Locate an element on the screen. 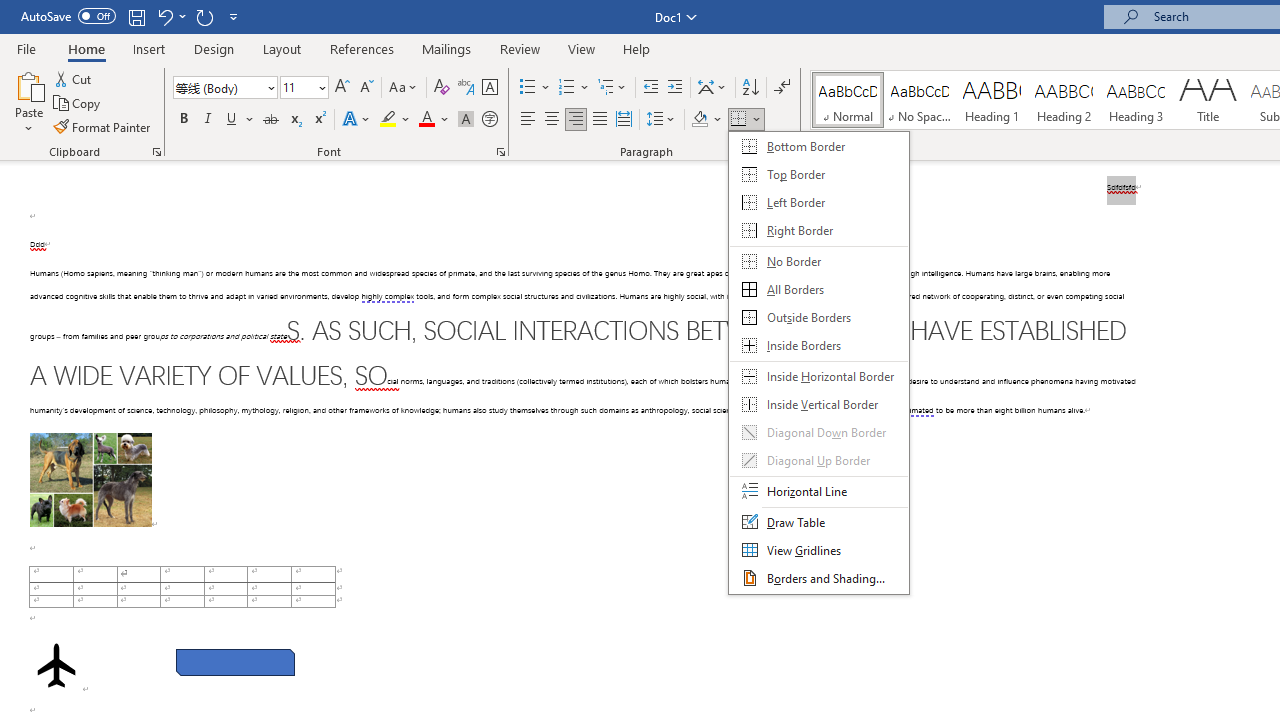 The width and height of the screenshot is (1280, 720). 'AutoSave' is located at coordinates (68, 16).